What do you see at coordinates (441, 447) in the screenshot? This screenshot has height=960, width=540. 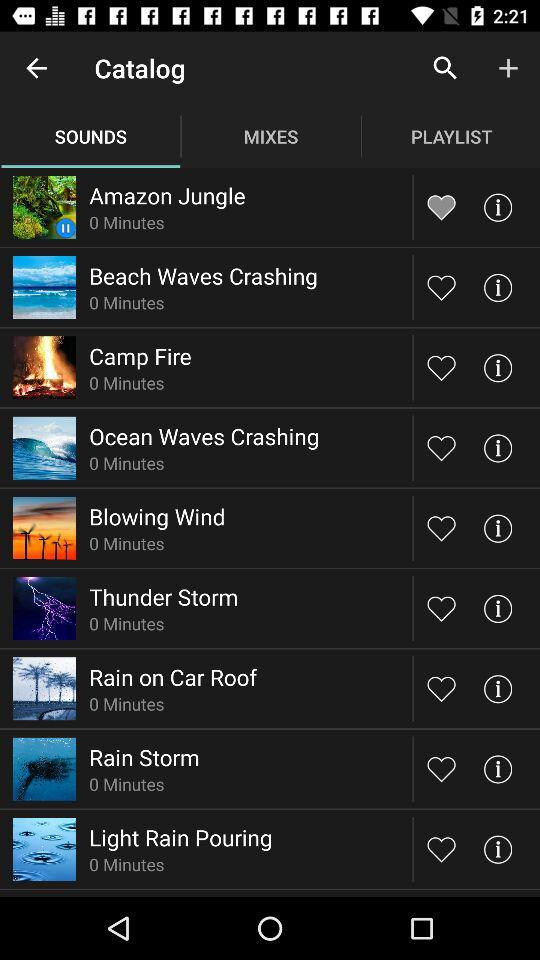 I see `love this sound` at bounding box center [441, 447].